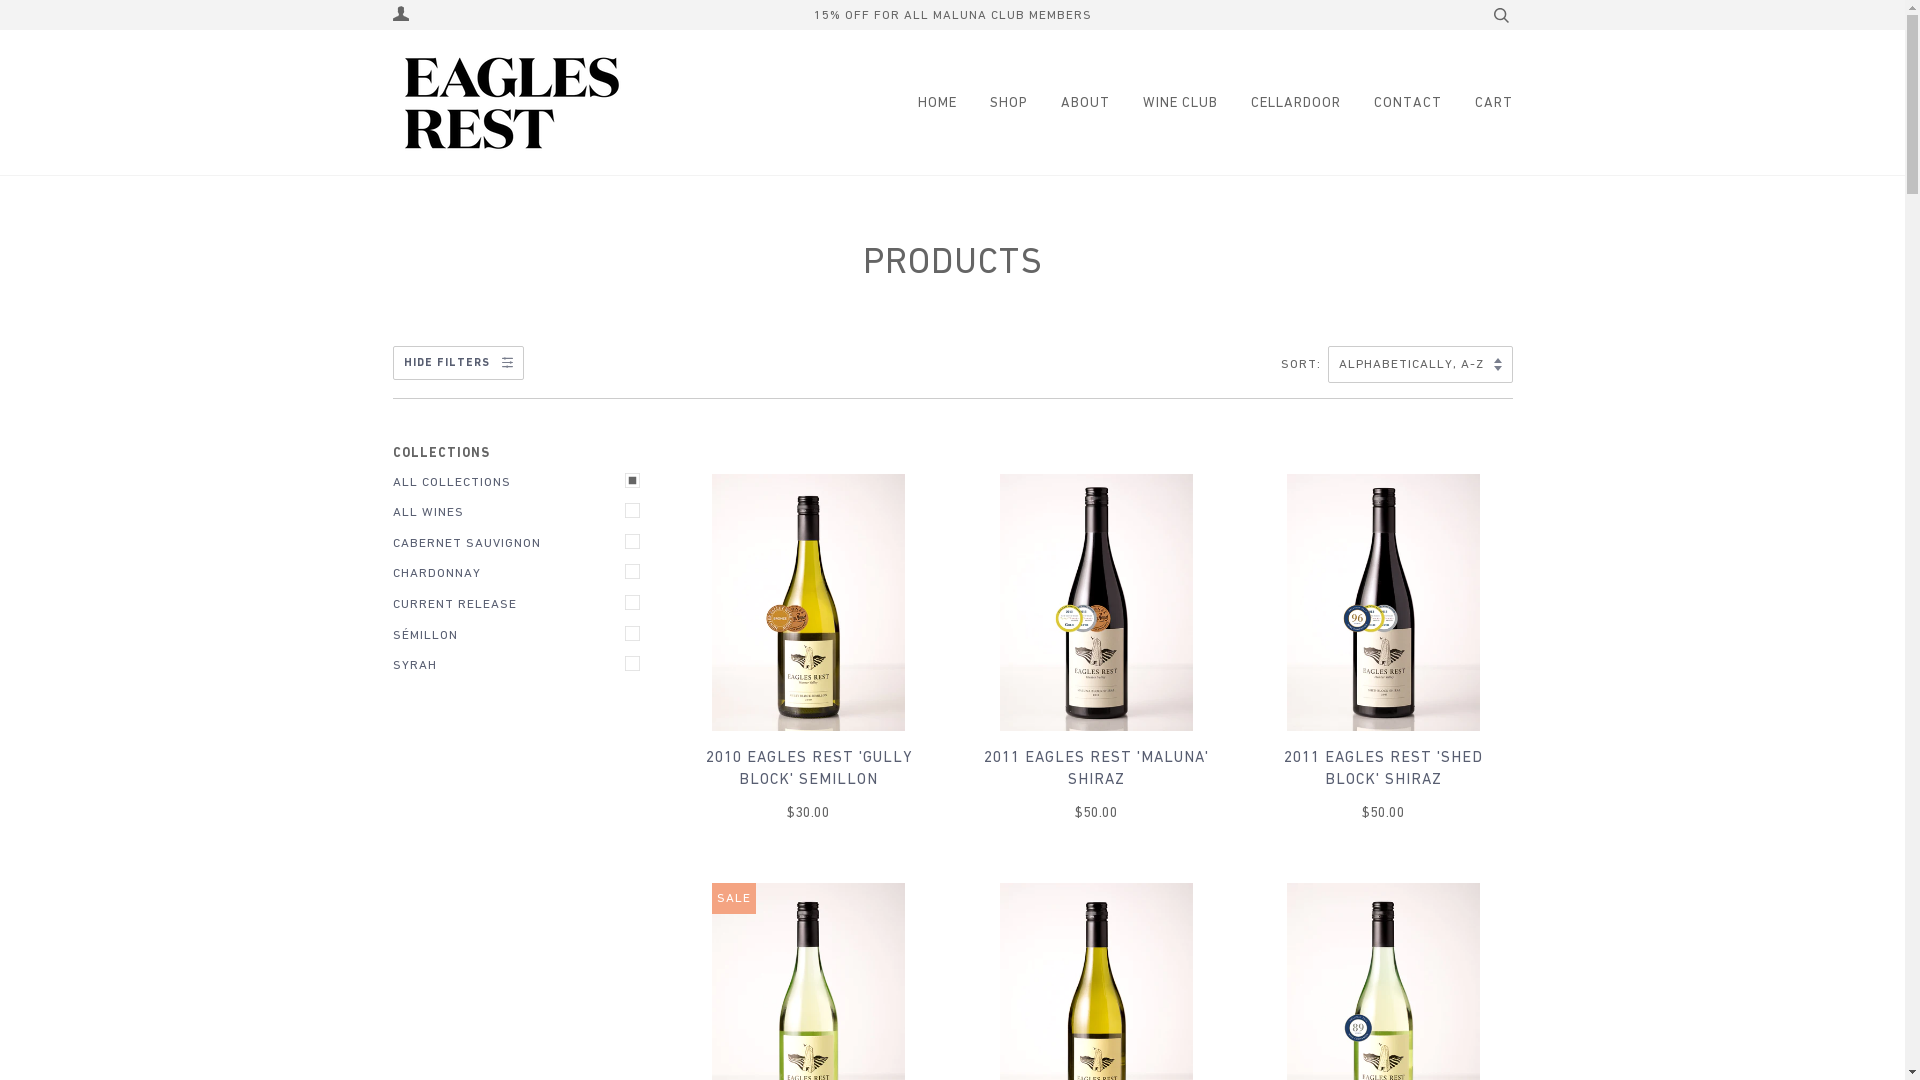 The height and width of the screenshot is (1080, 1920). Describe the element at coordinates (931, 101) in the screenshot. I see `'HOME'` at that location.